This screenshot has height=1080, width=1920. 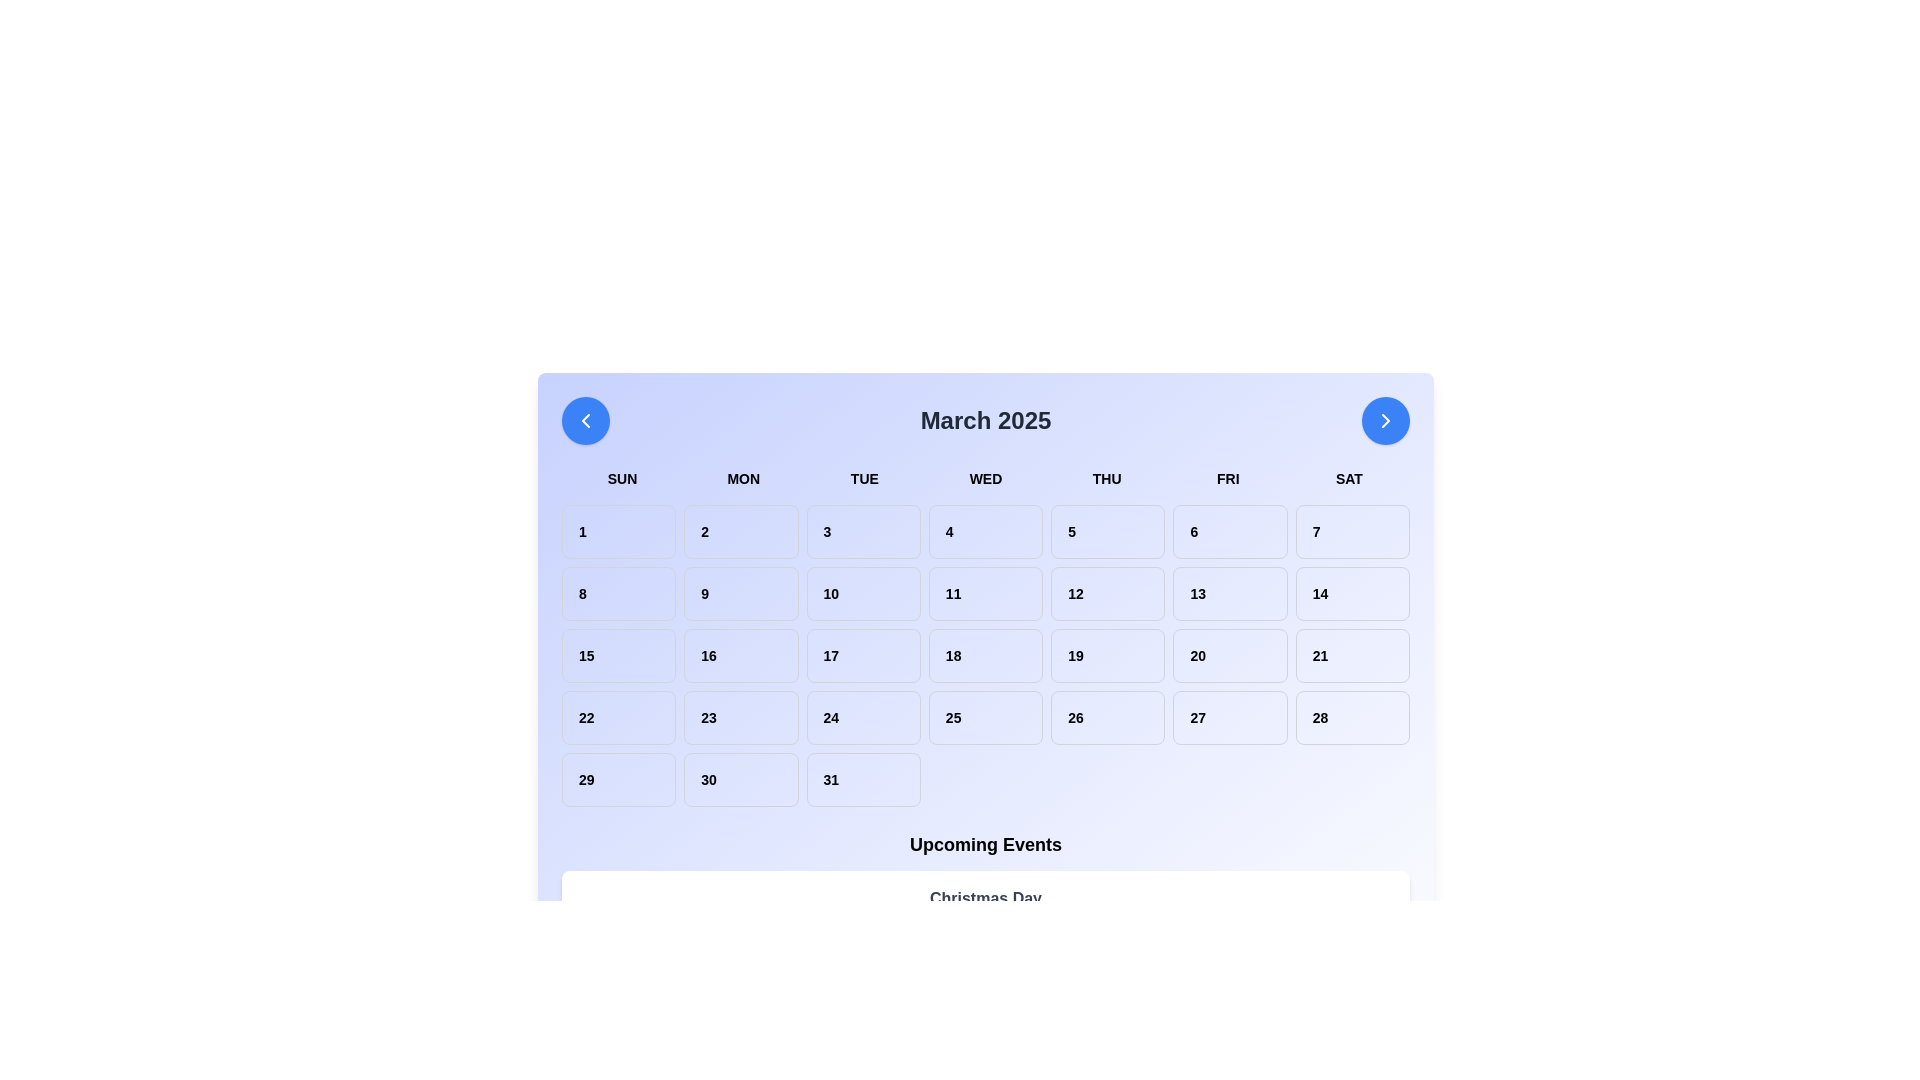 I want to click on the bold number '18' in the calendar grid, which represents a day of the month and is located in the fourth row and fourth column of the March 2025 calendar, so click(x=985, y=655).